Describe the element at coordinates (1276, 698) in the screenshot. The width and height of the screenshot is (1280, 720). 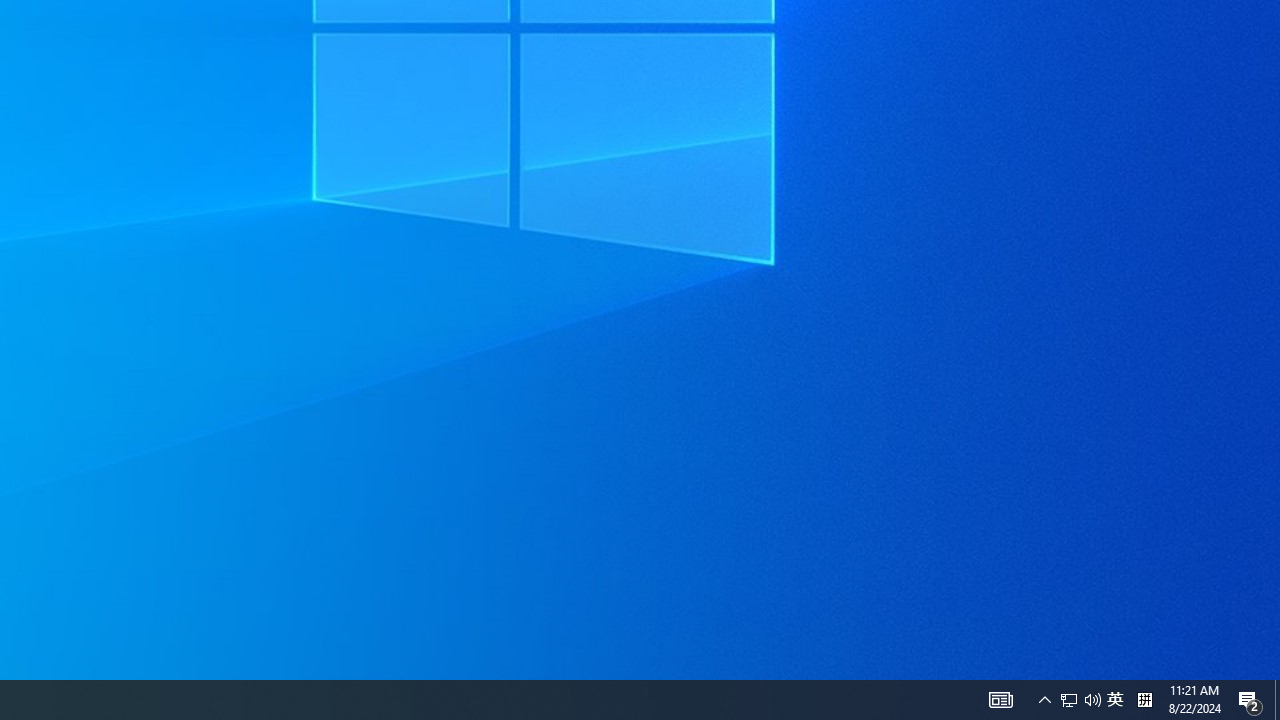
I see `'Show desktop'` at that location.